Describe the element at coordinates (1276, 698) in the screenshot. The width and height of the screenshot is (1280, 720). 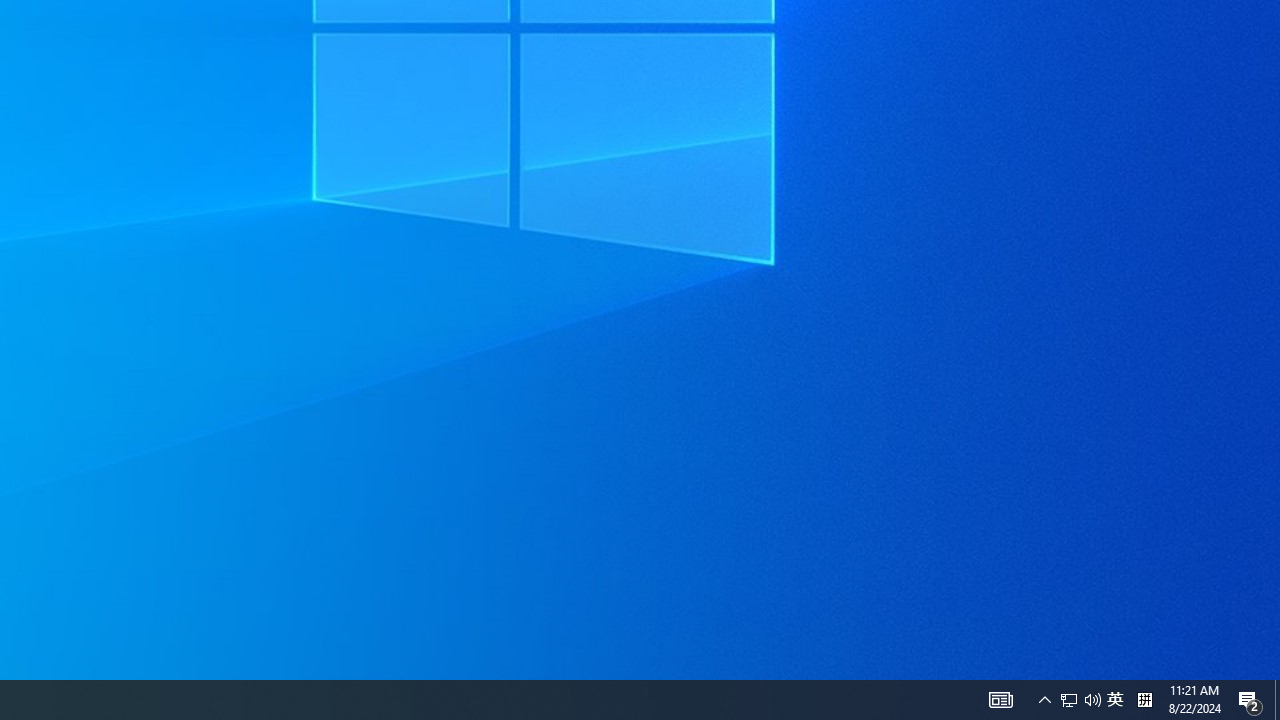
I see `'Show desktop'` at that location.